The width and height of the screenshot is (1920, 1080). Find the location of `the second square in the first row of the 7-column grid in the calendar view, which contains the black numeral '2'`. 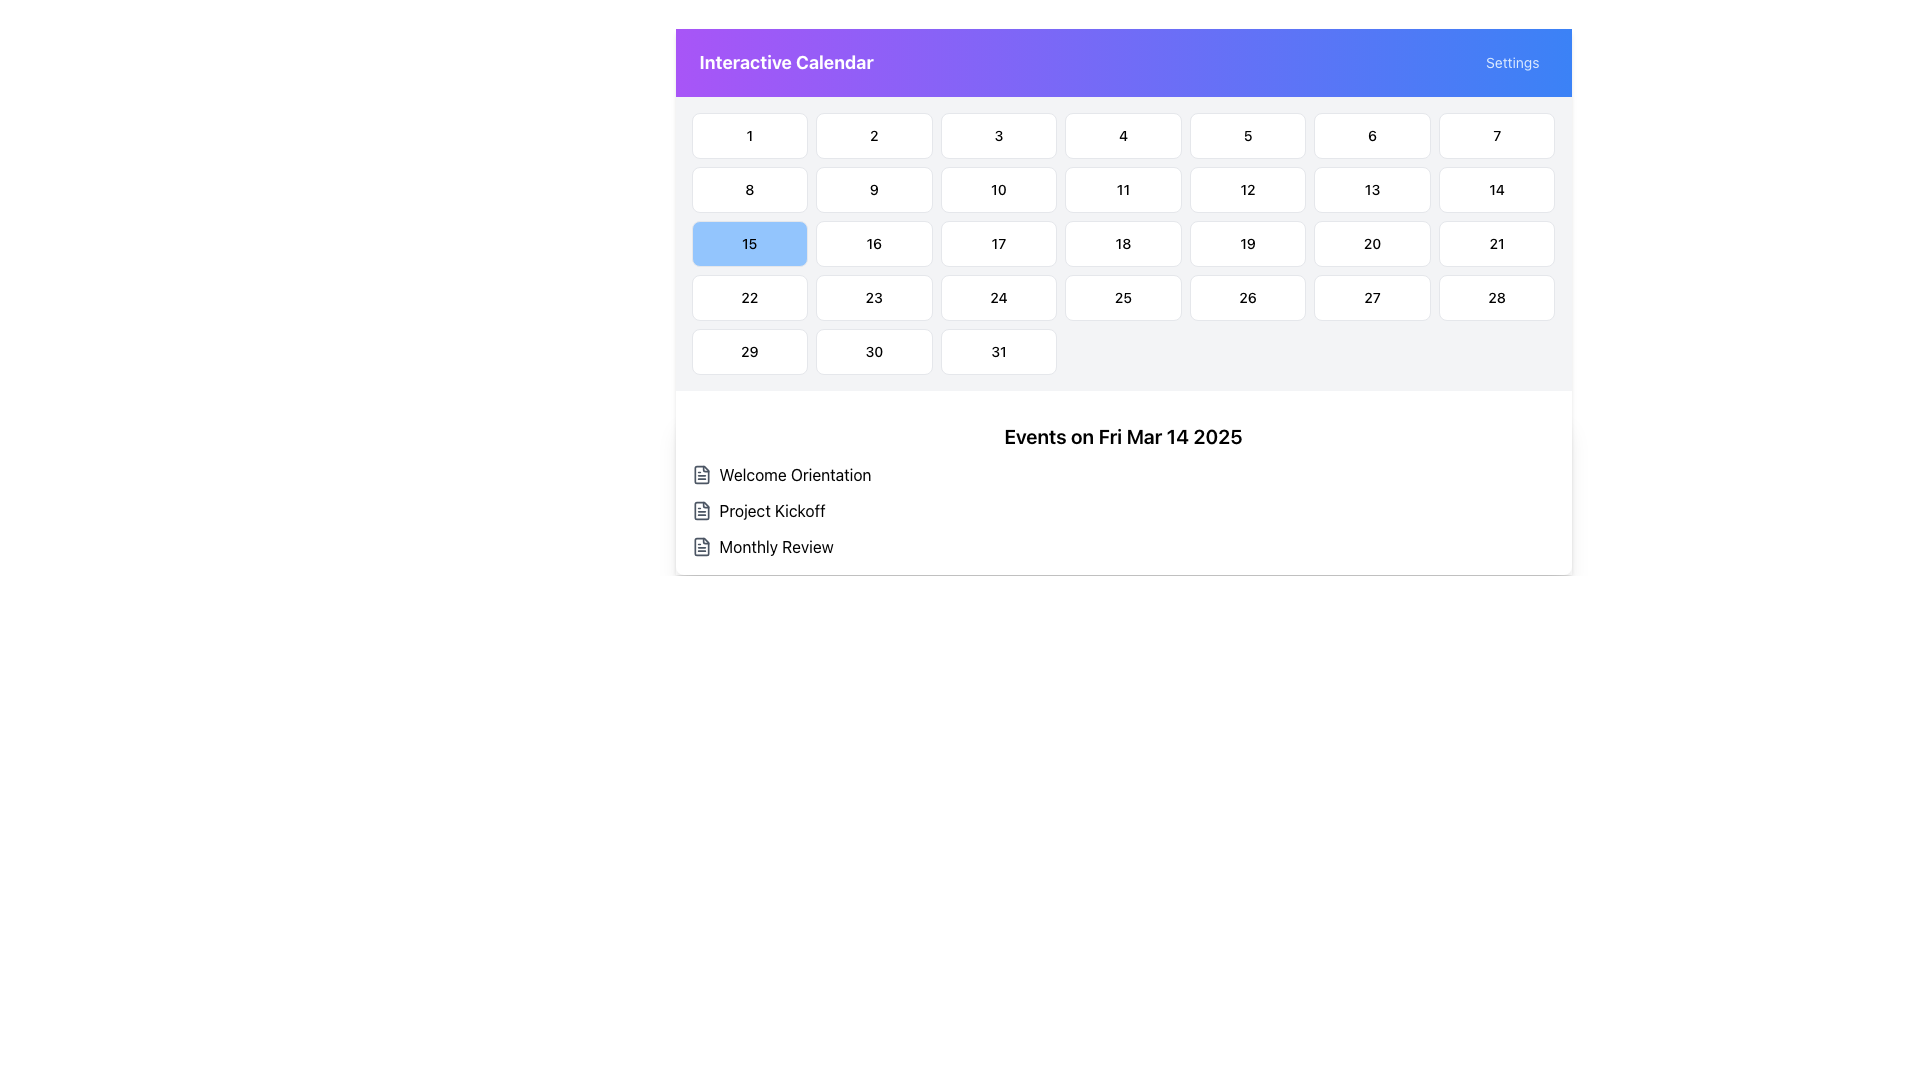

the second square in the first row of the 7-column grid in the calendar view, which contains the black numeral '2' is located at coordinates (874, 135).